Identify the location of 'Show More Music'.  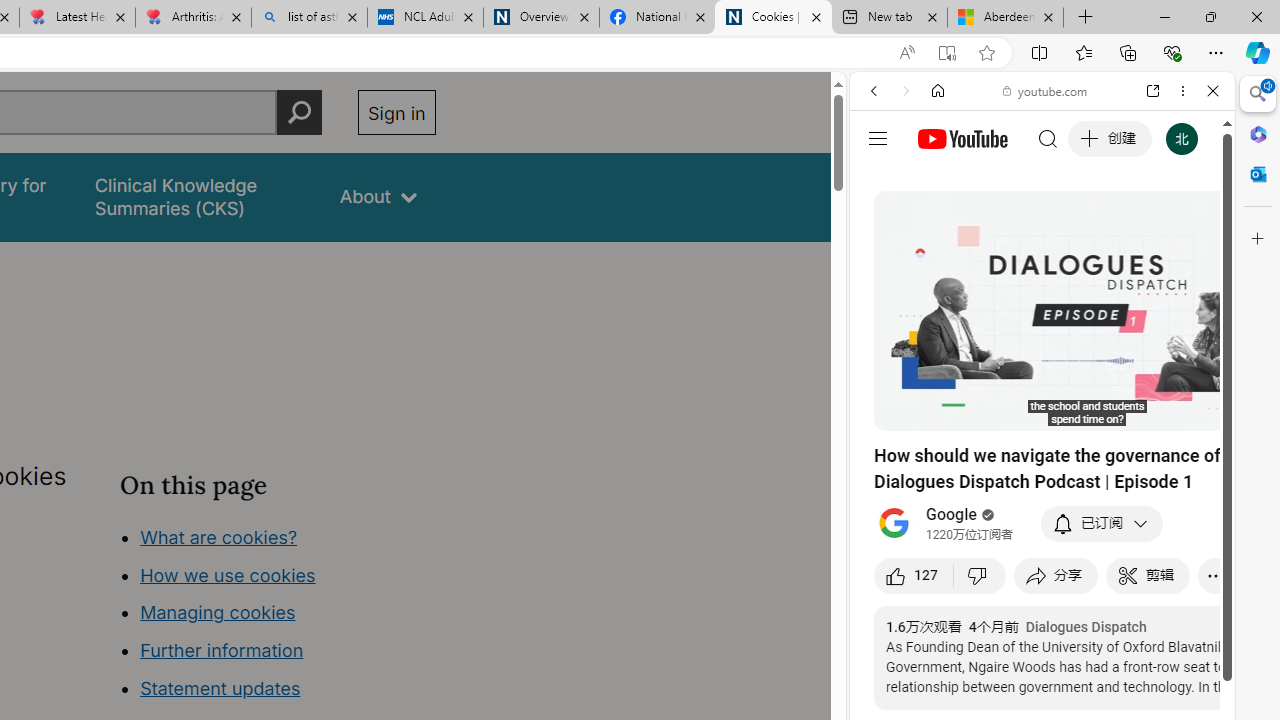
(1164, 546).